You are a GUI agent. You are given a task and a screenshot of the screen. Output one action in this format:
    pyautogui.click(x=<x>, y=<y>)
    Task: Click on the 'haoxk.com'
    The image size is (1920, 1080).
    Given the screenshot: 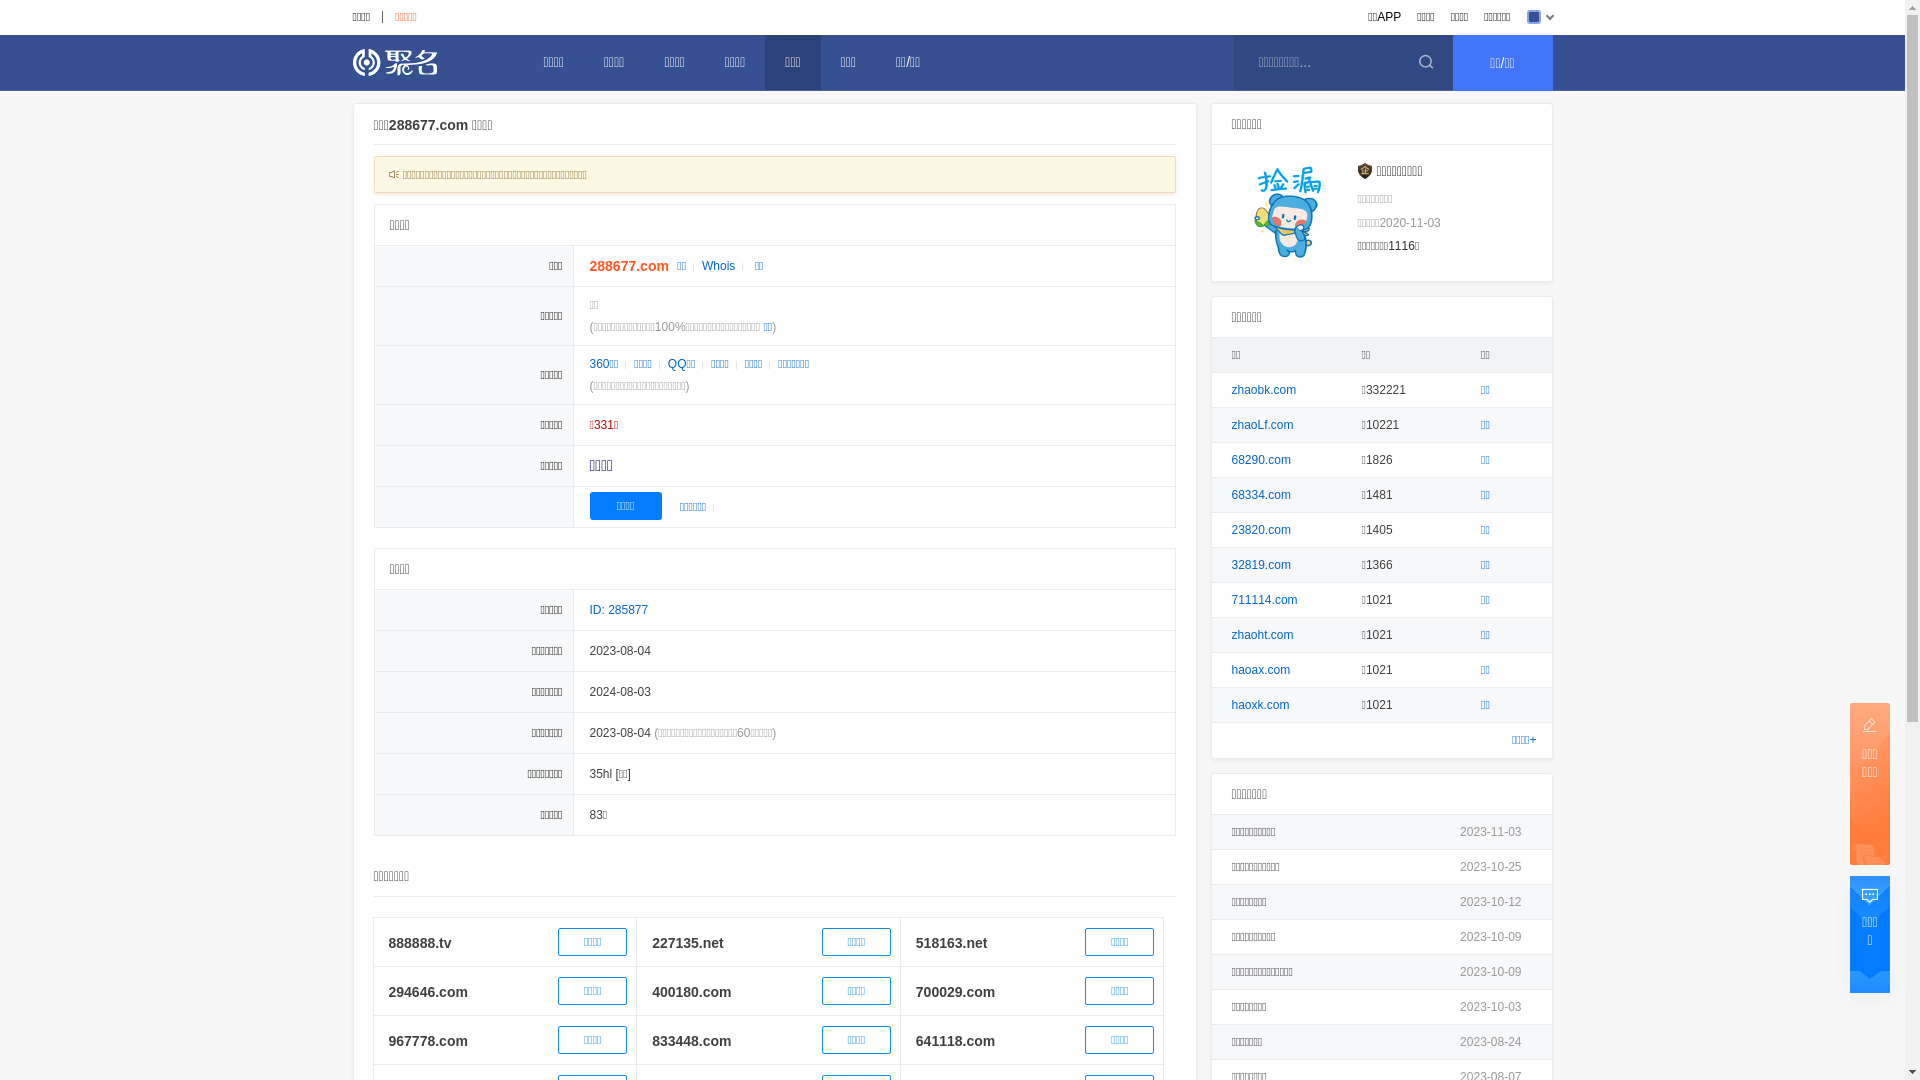 What is the action you would take?
    pyautogui.click(x=1260, y=704)
    